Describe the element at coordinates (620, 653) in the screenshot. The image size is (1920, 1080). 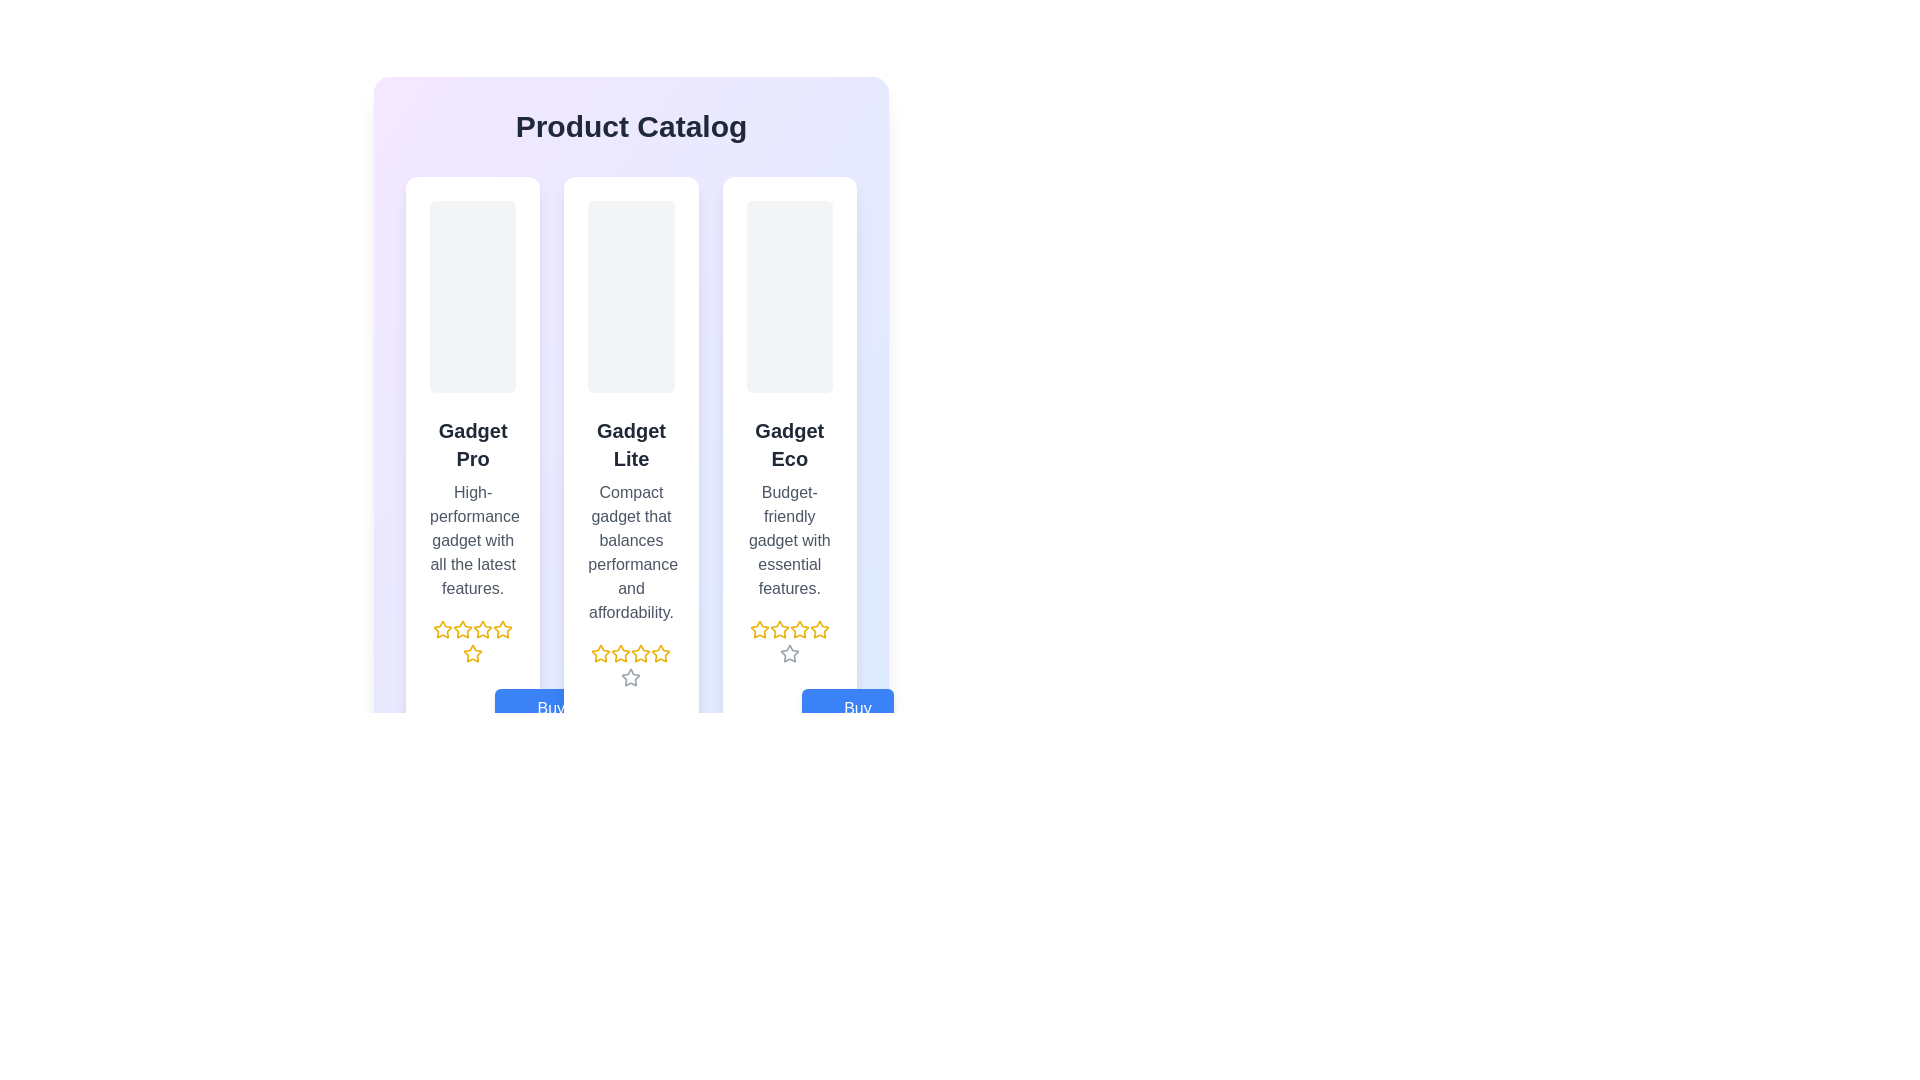
I see `the second golden star icon in the five-star rating system below the text 'Gadget Lite'` at that location.